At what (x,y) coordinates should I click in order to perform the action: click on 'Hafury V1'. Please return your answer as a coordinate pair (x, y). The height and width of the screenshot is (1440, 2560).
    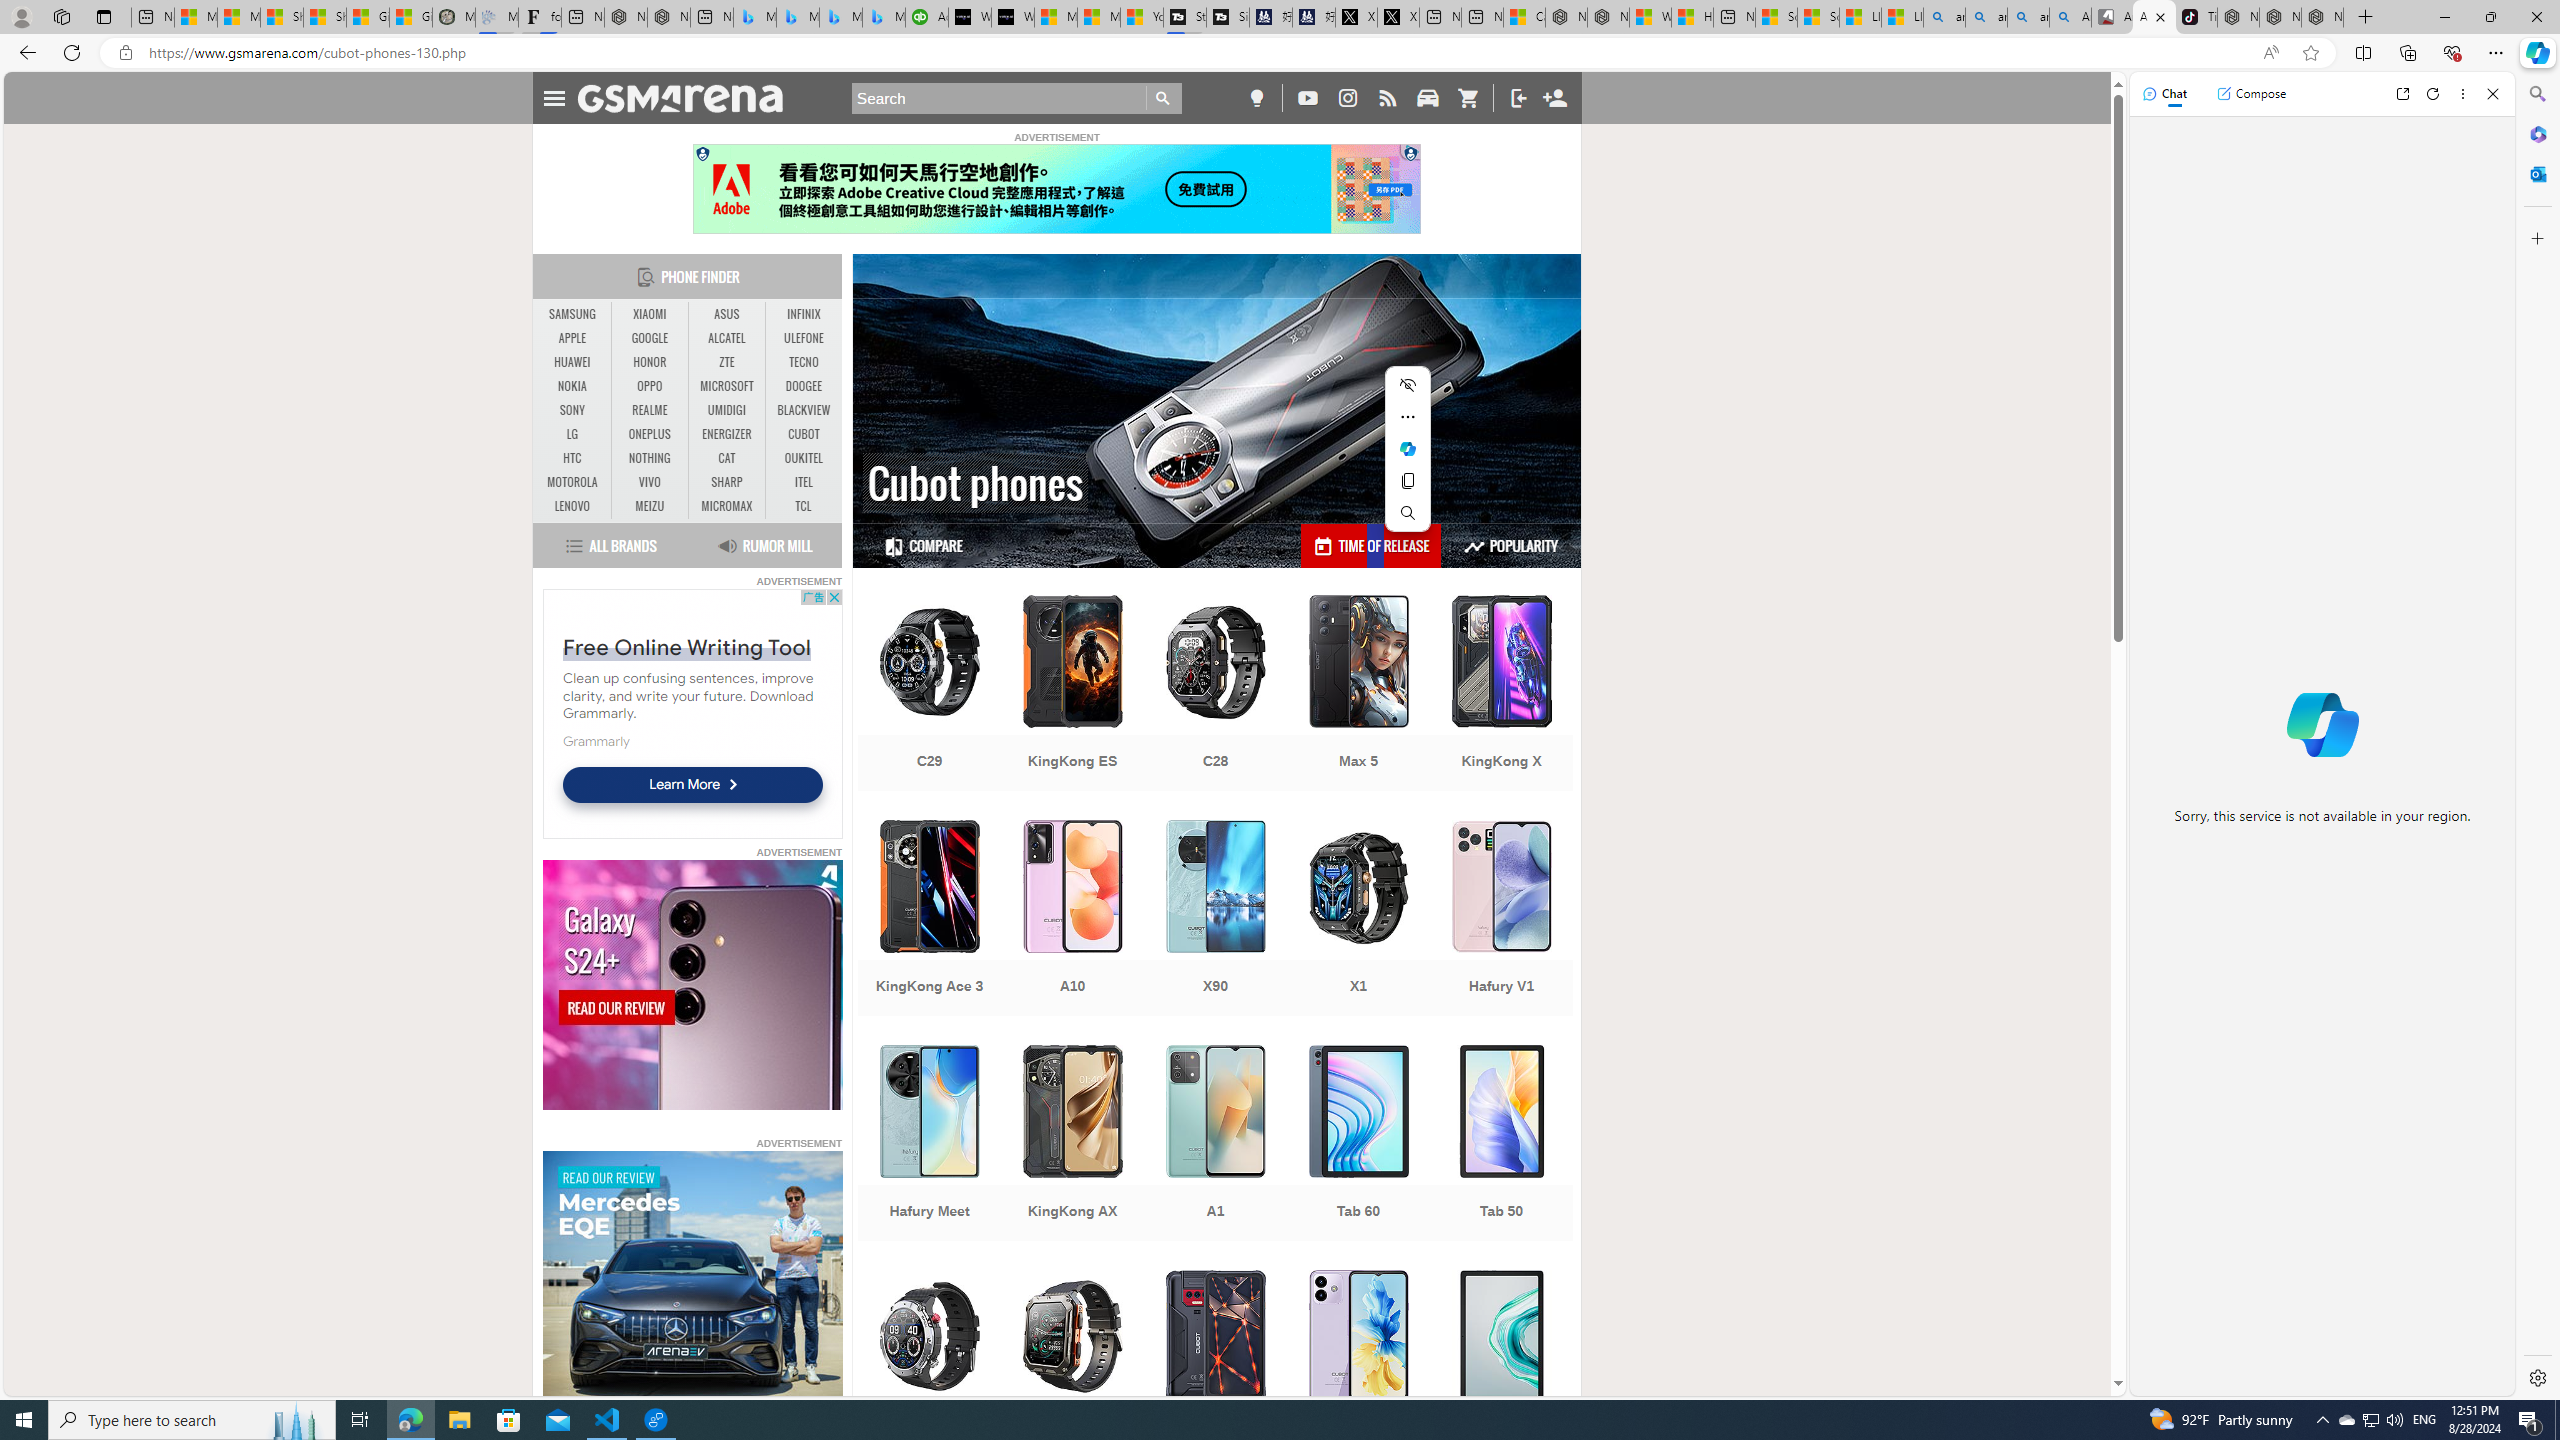
    Looking at the image, I should click on (1500, 919).